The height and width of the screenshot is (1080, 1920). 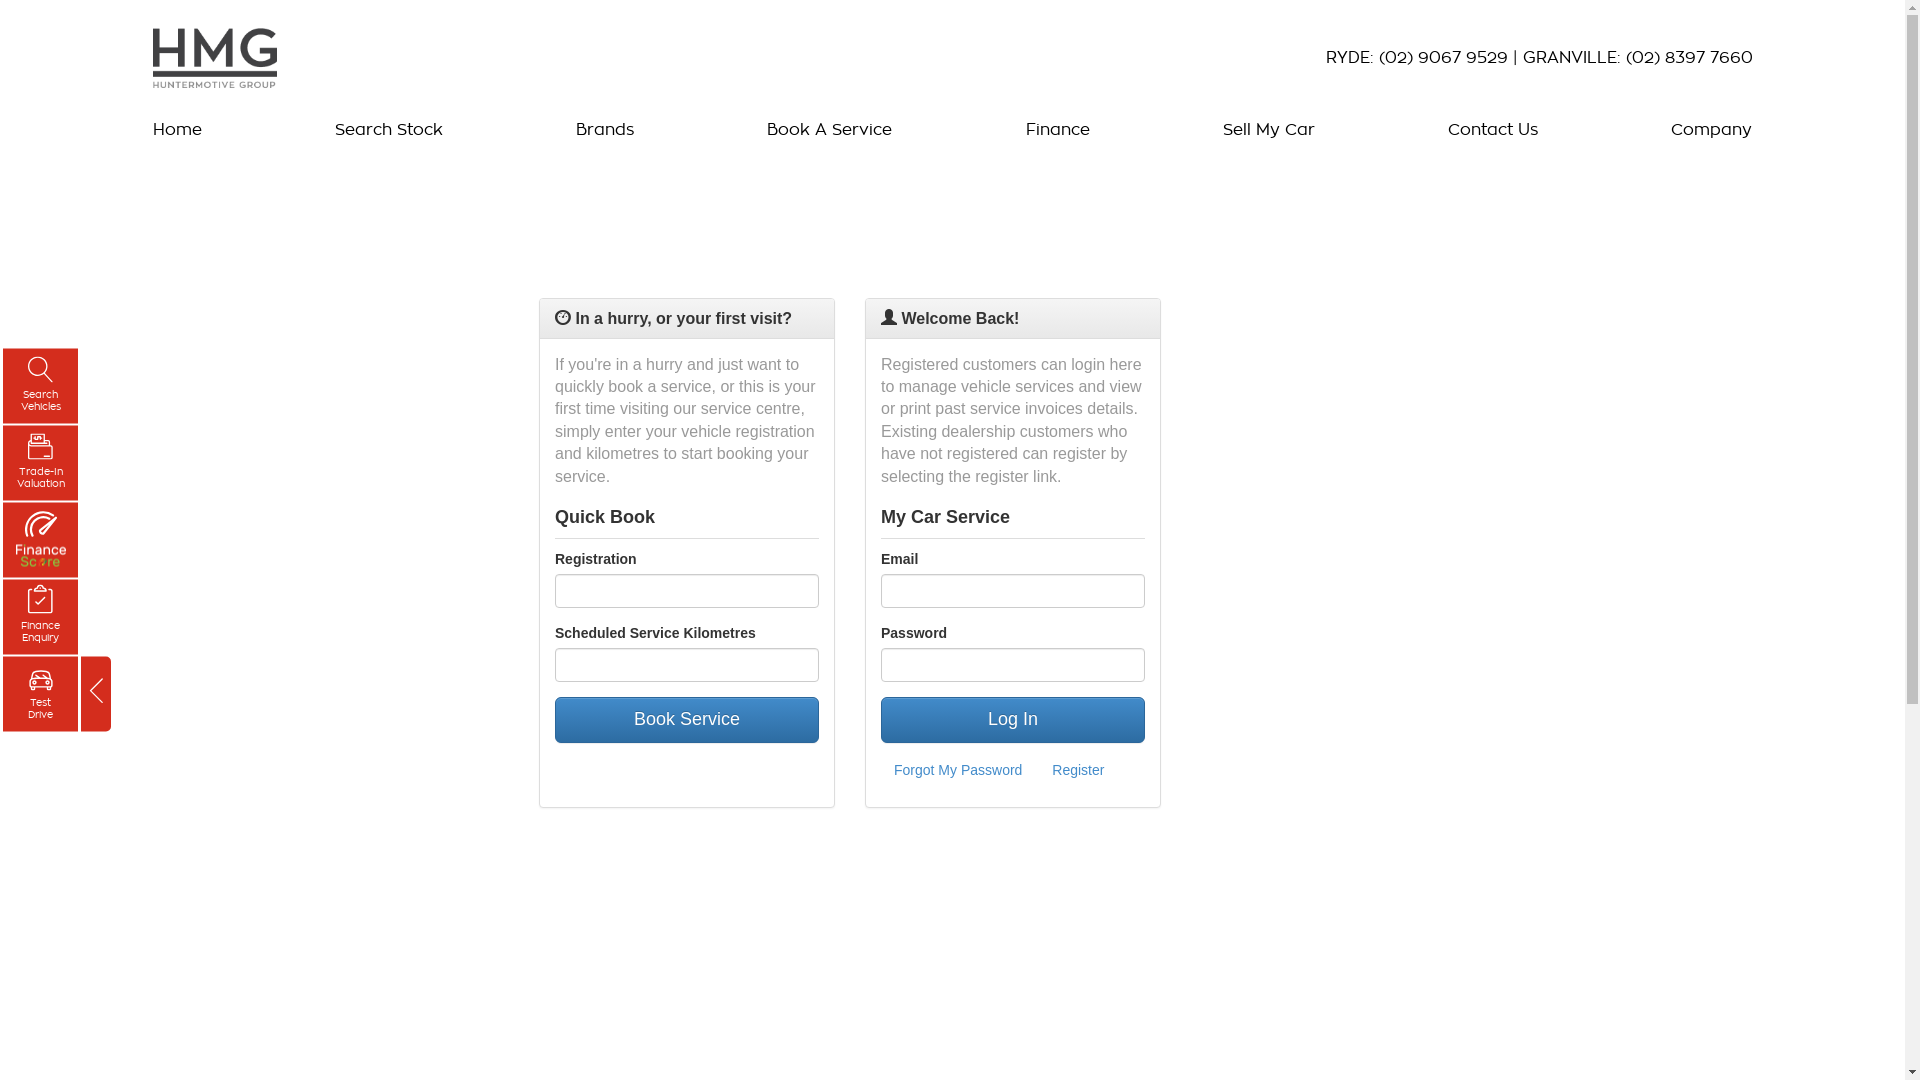 I want to click on 'Brands', so click(x=603, y=130).